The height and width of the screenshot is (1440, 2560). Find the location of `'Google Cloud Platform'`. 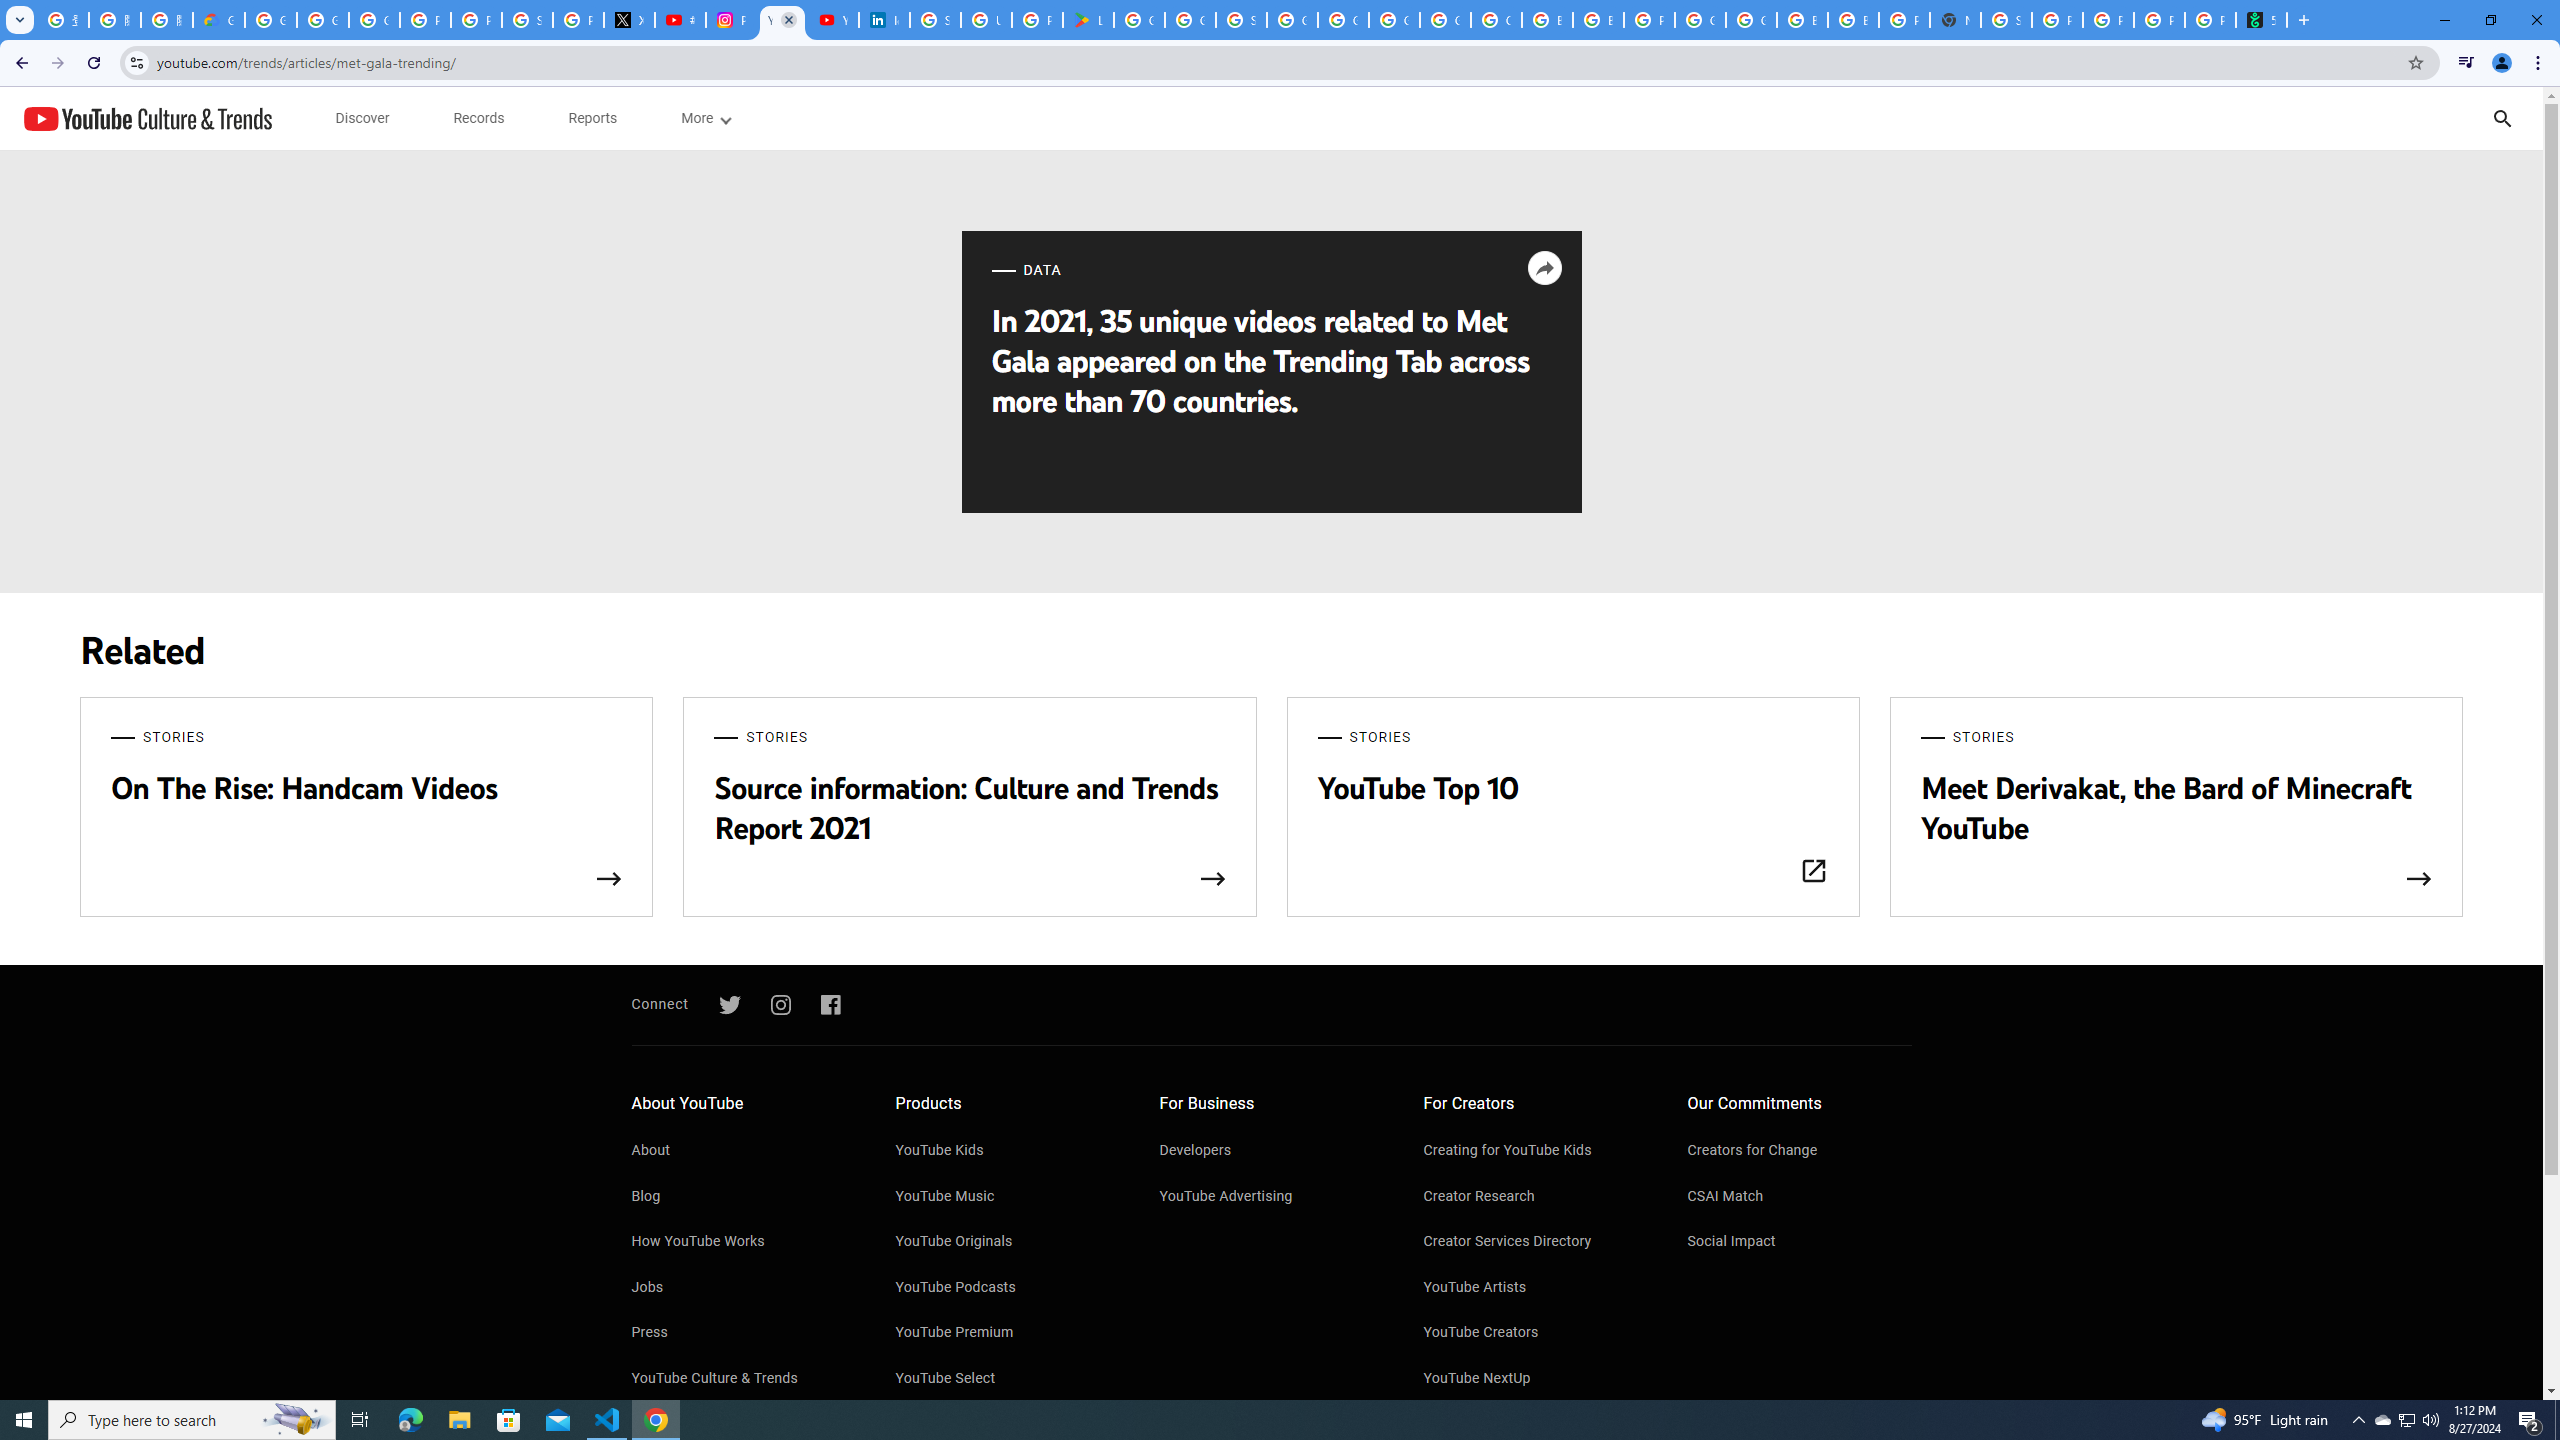

'Google Cloud Platform' is located at coordinates (1700, 19).